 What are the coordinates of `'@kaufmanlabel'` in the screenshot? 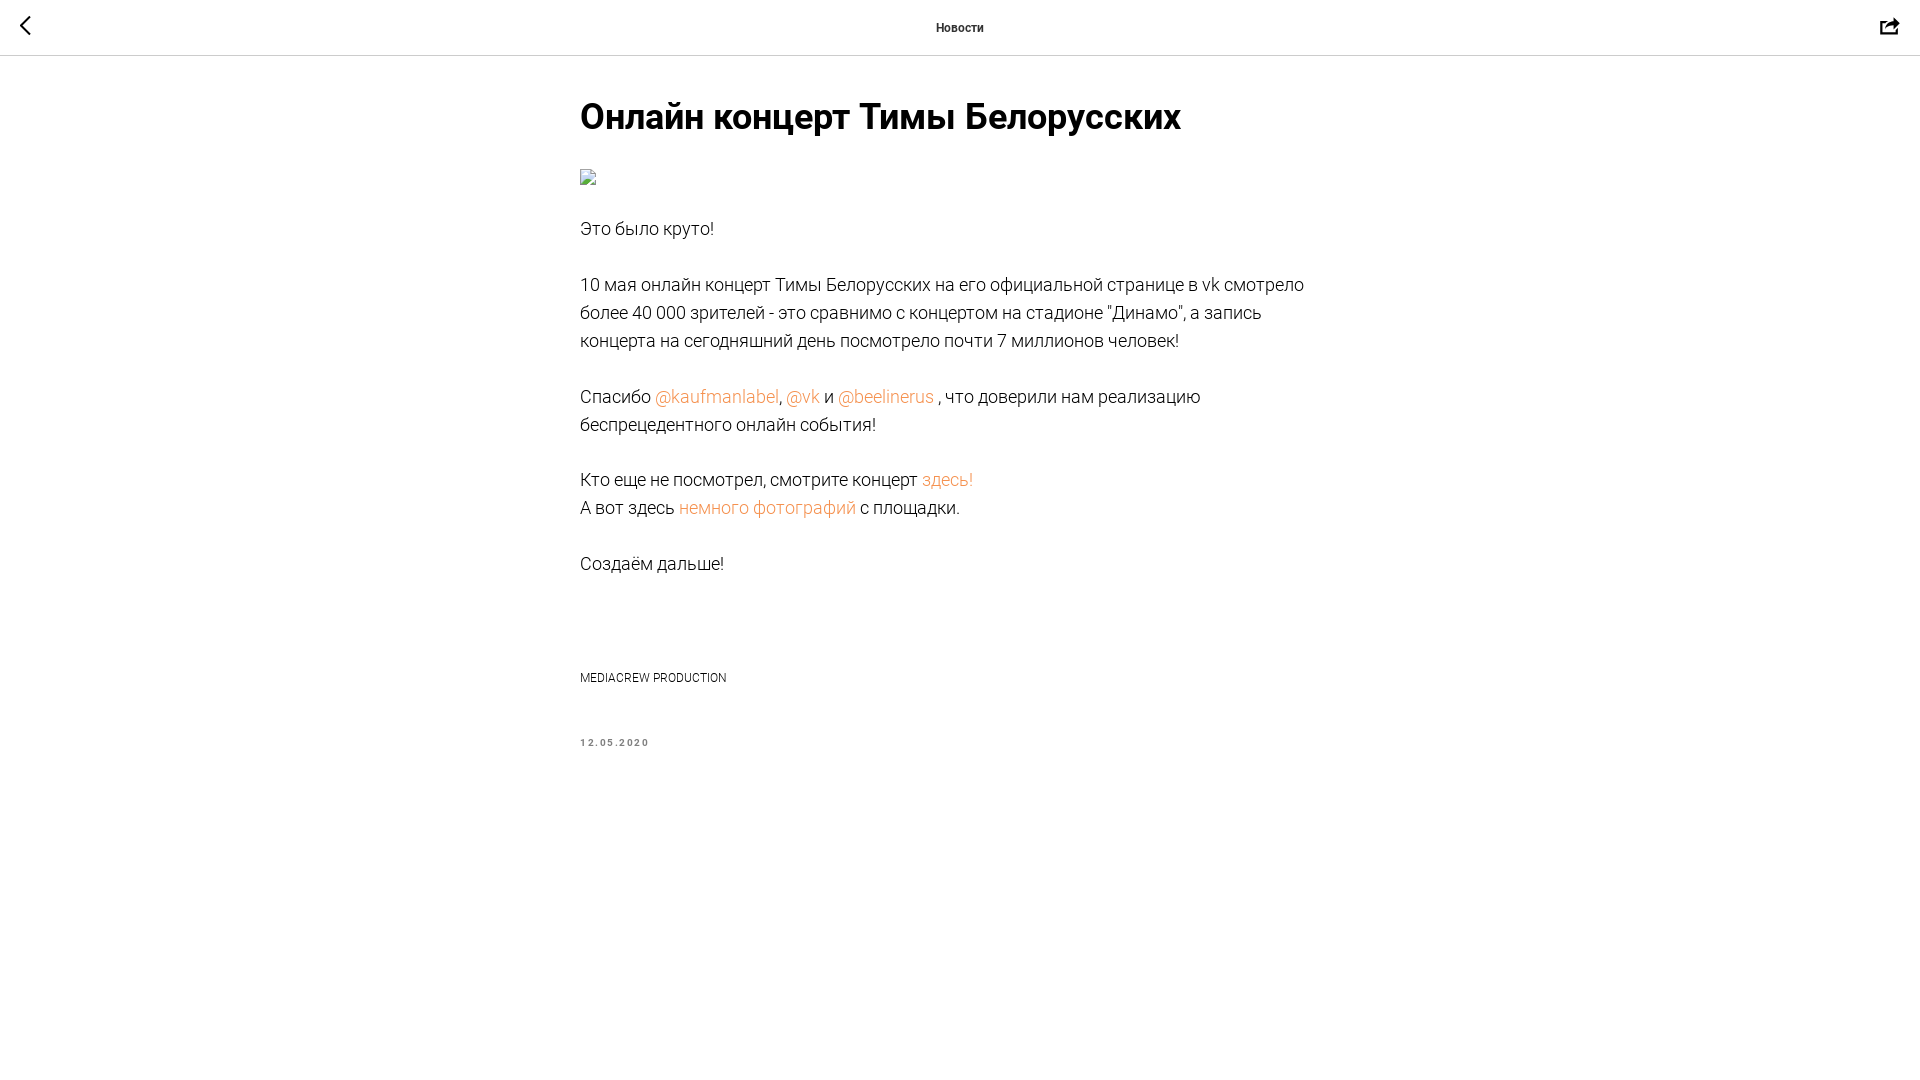 It's located at (716, 396).